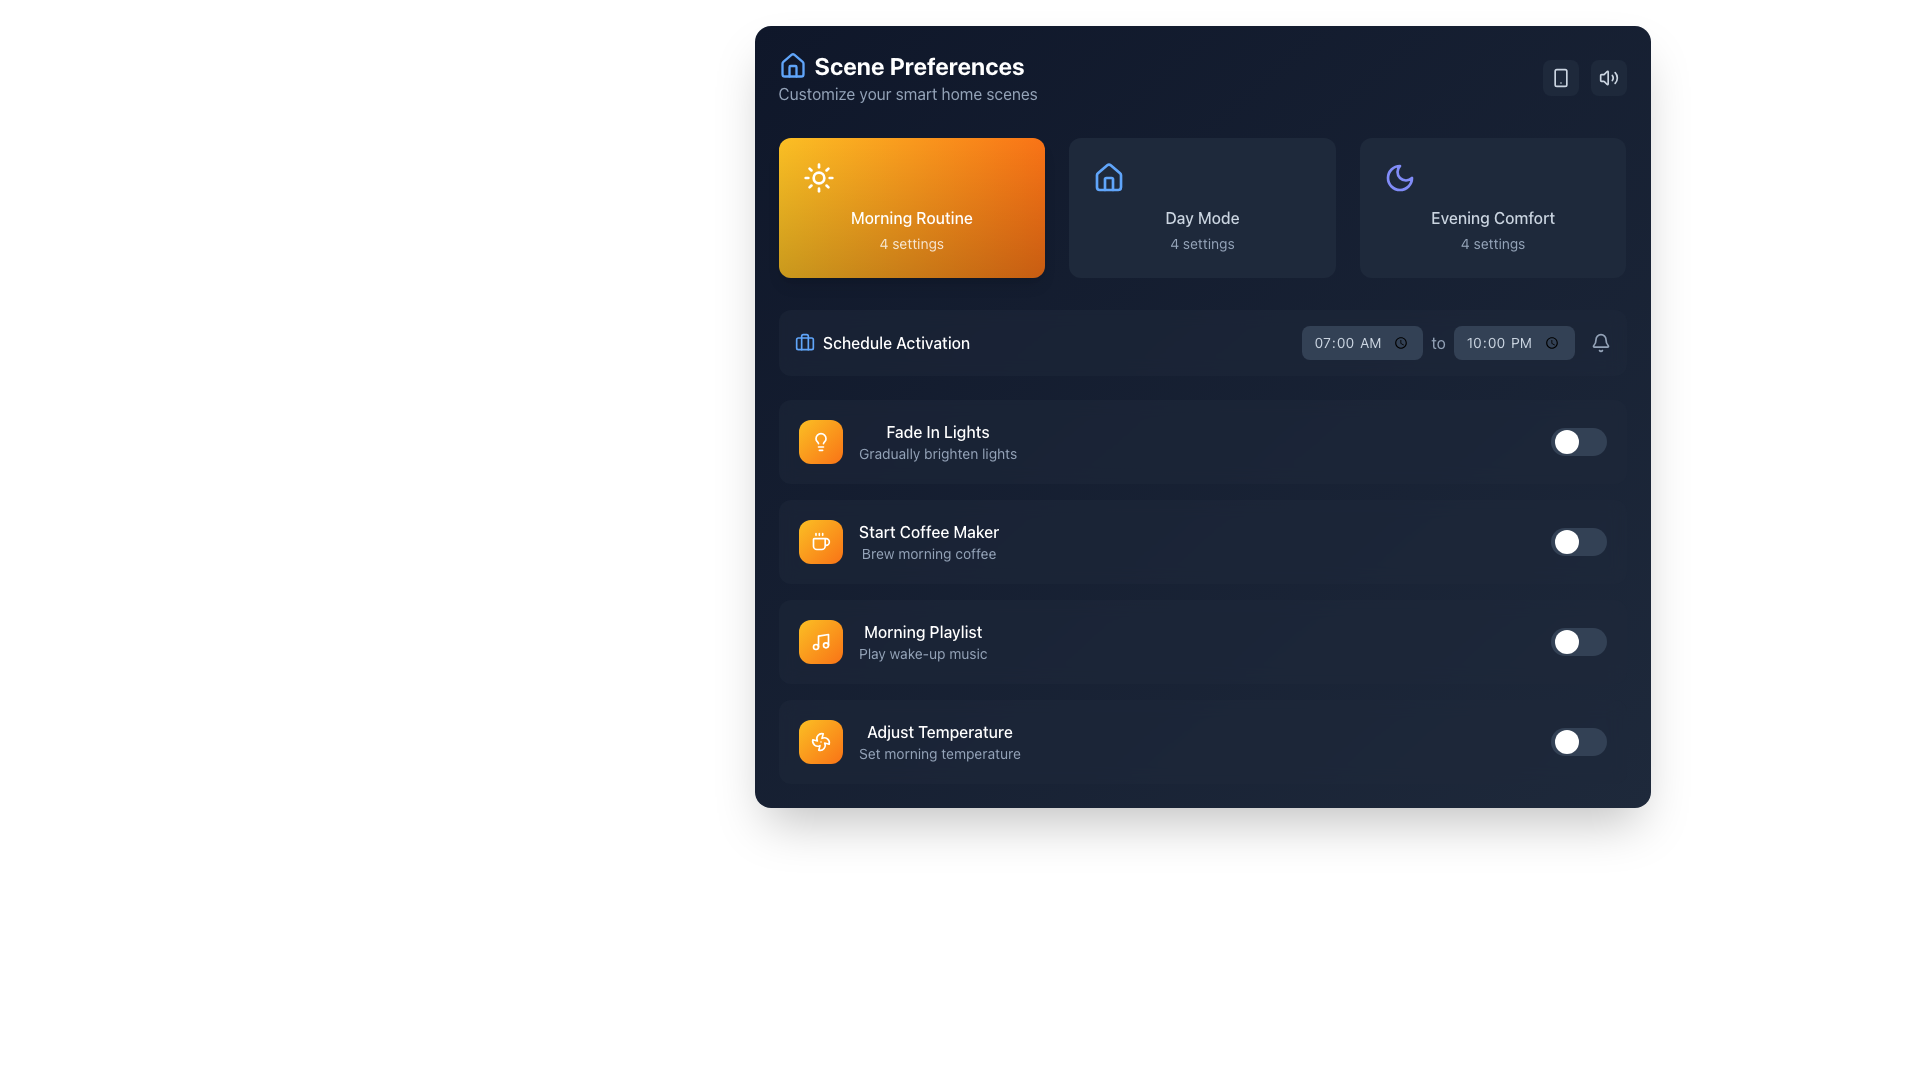 This screenshot has height=1080, width=1920. Describe the element at coordinates (818, 176) in the screenshot. I see `the sun icon with a white design and yellow background located in the 'Scene Preferences' section` at that location.